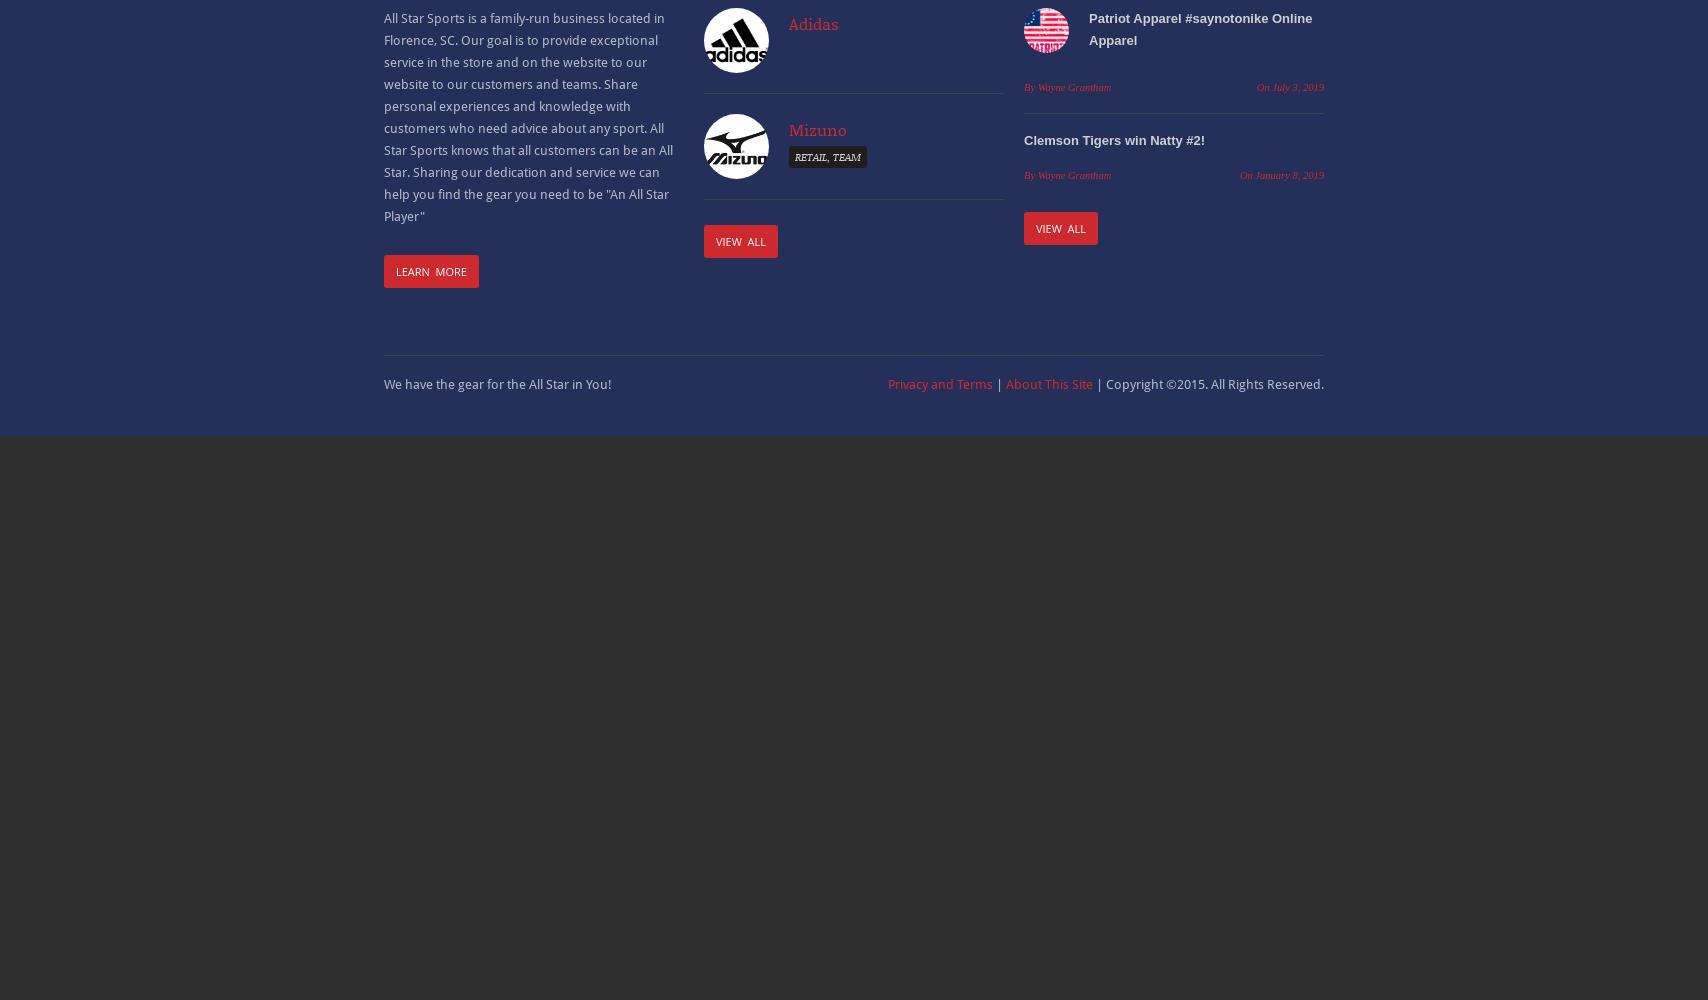  What do you see at coordinates (1288, 174) in the screenshot?
I see `'January 8, 2019'` at bounding box center [1288, 174].